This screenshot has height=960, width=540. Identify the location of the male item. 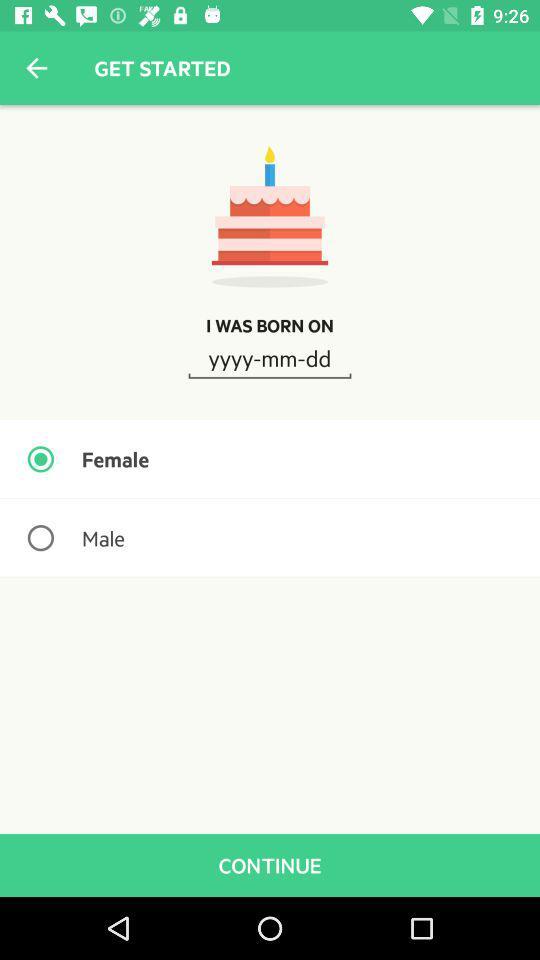
(270, 537).